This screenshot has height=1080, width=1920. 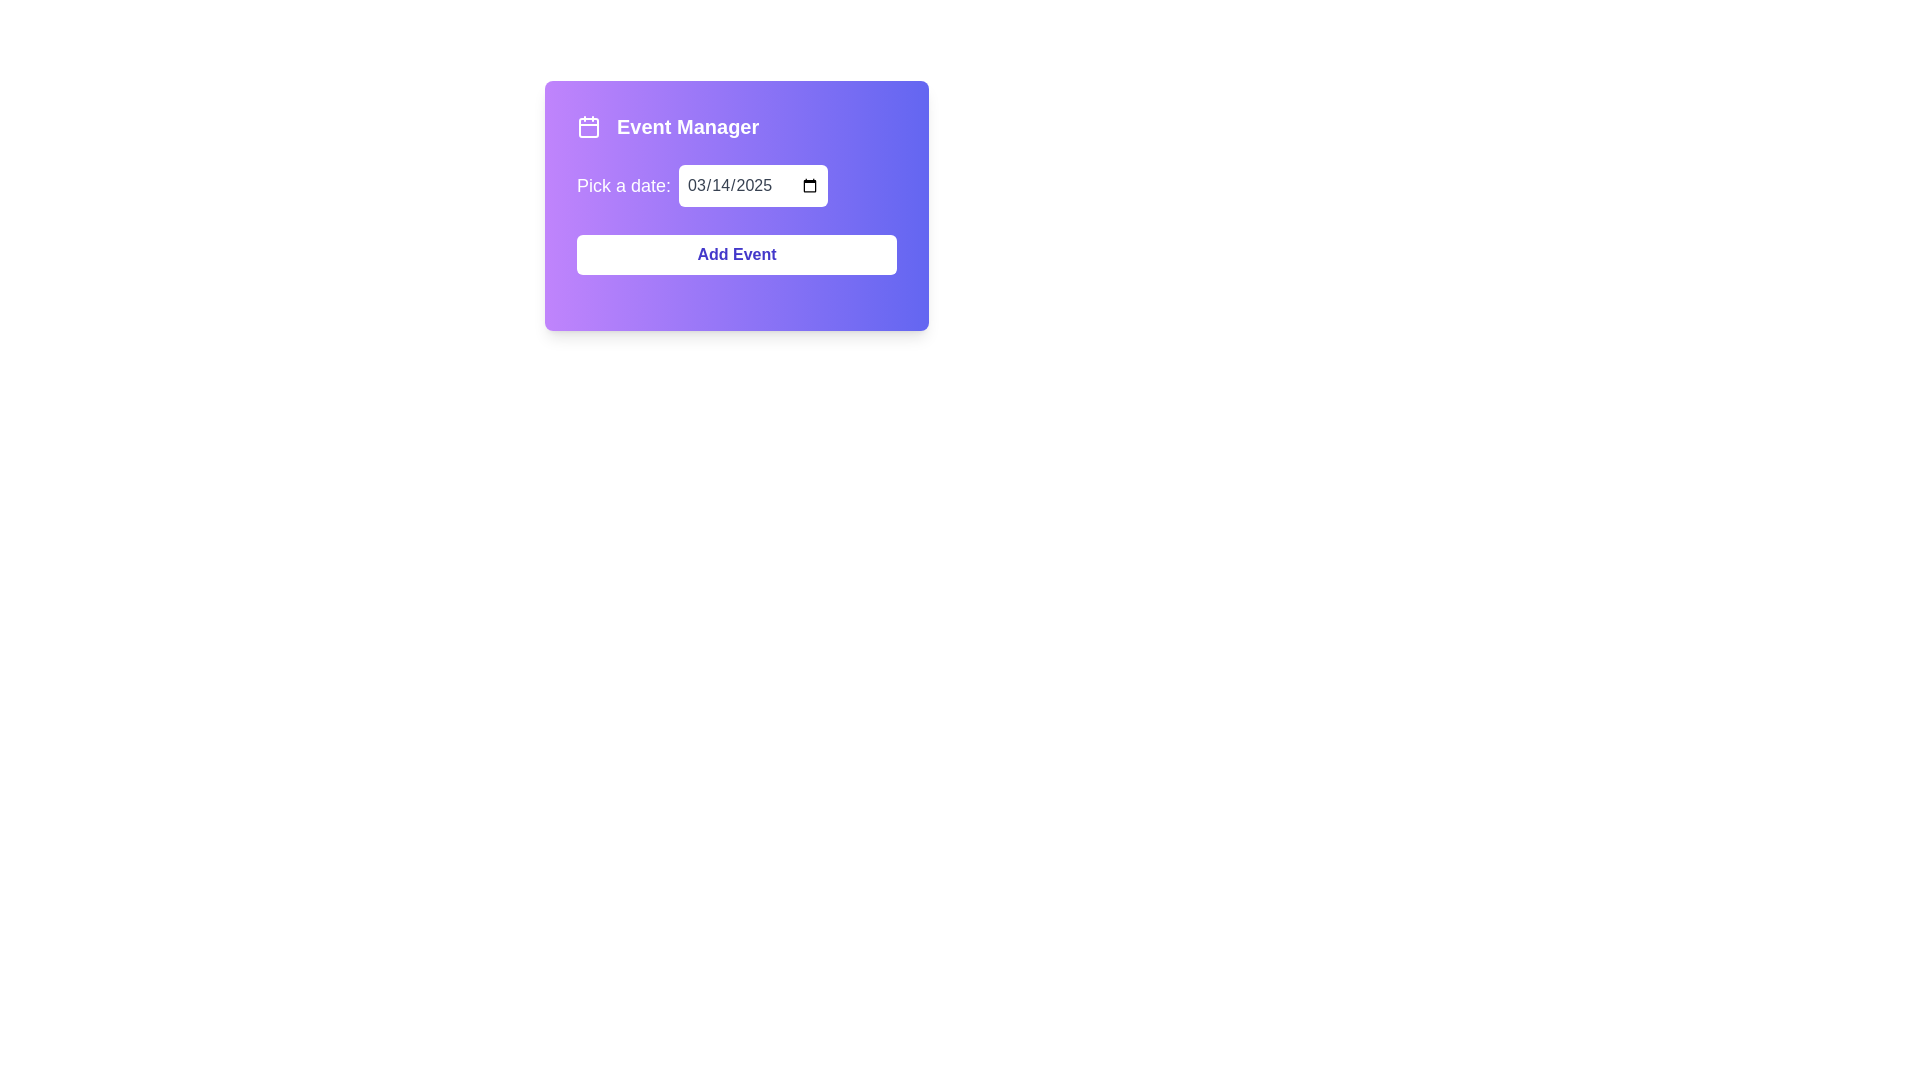 I want to click on the SVG rectangle with rounded corners that represents the interior of the calendar icon located in the top left of the 'Event Manager' box, so click(x=588, y=127).